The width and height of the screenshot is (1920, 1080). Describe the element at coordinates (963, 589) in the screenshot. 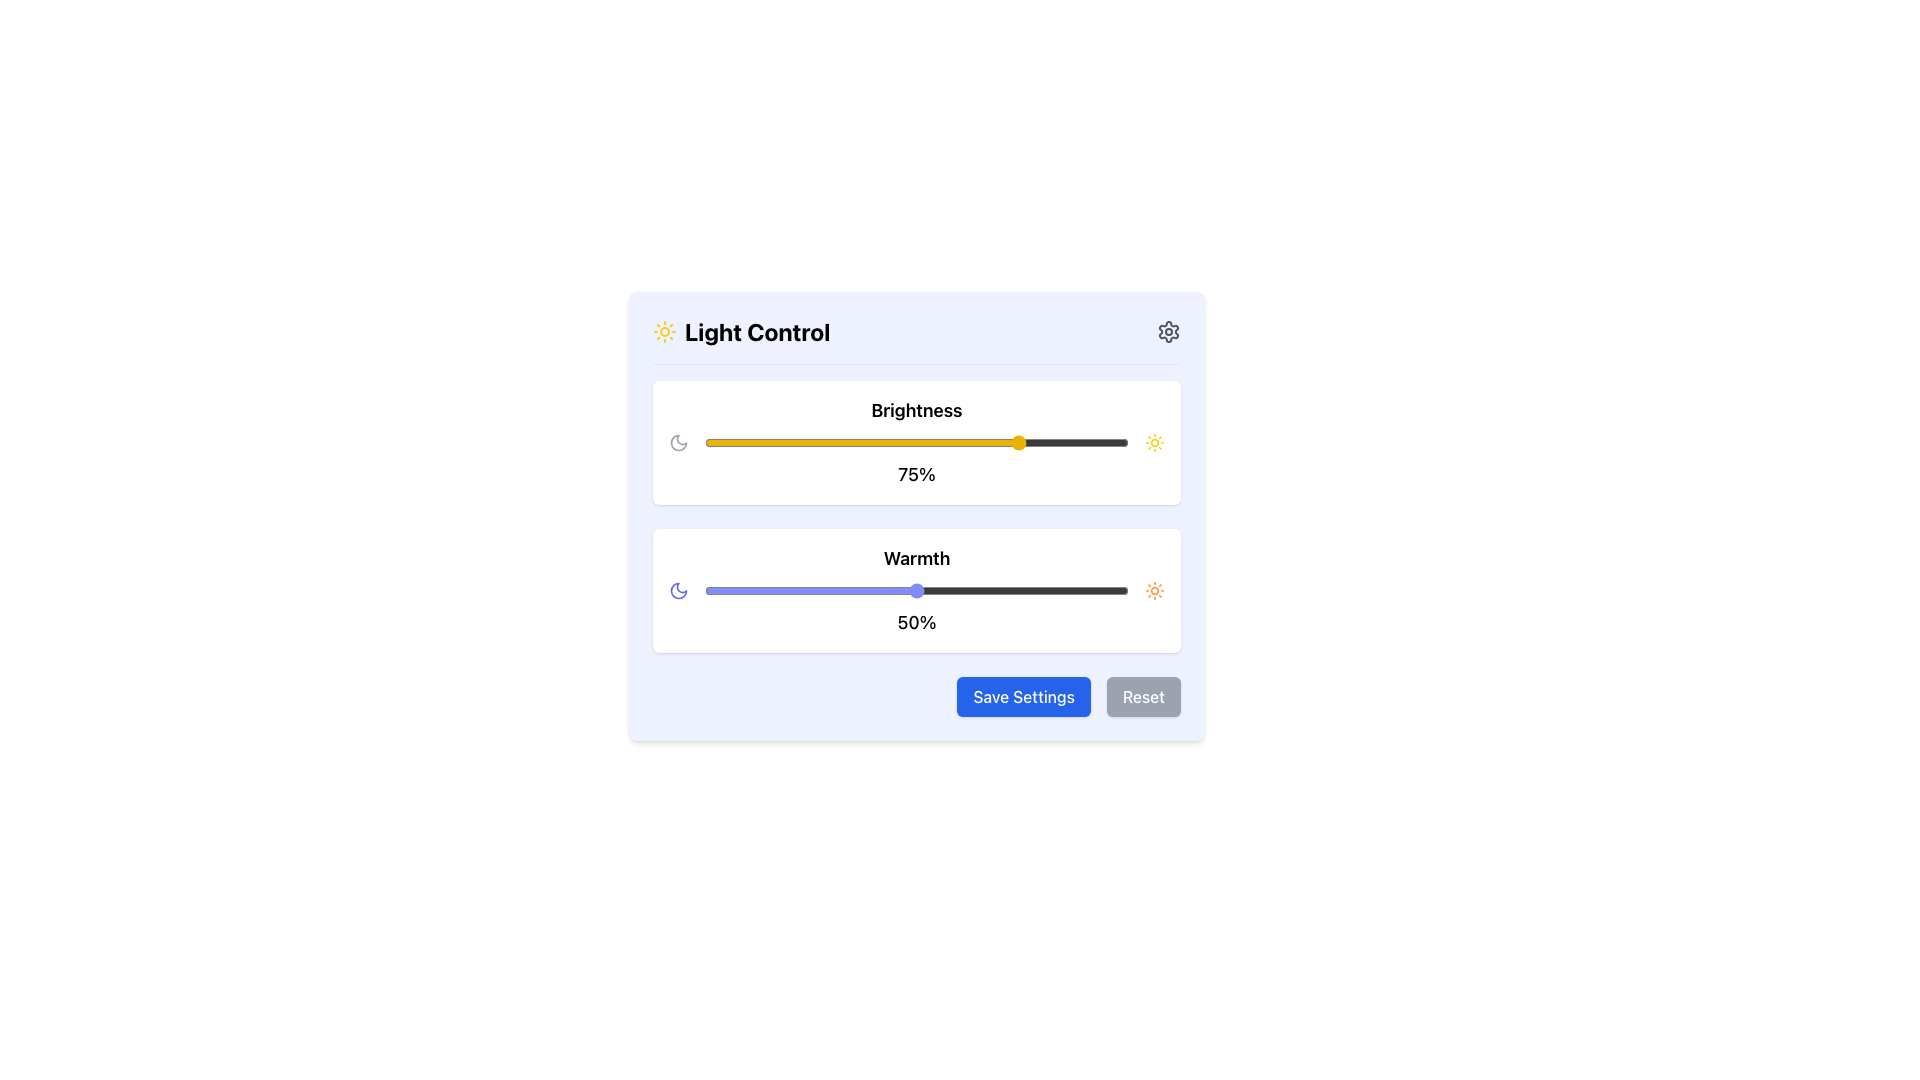

I see `warmth` at that location.